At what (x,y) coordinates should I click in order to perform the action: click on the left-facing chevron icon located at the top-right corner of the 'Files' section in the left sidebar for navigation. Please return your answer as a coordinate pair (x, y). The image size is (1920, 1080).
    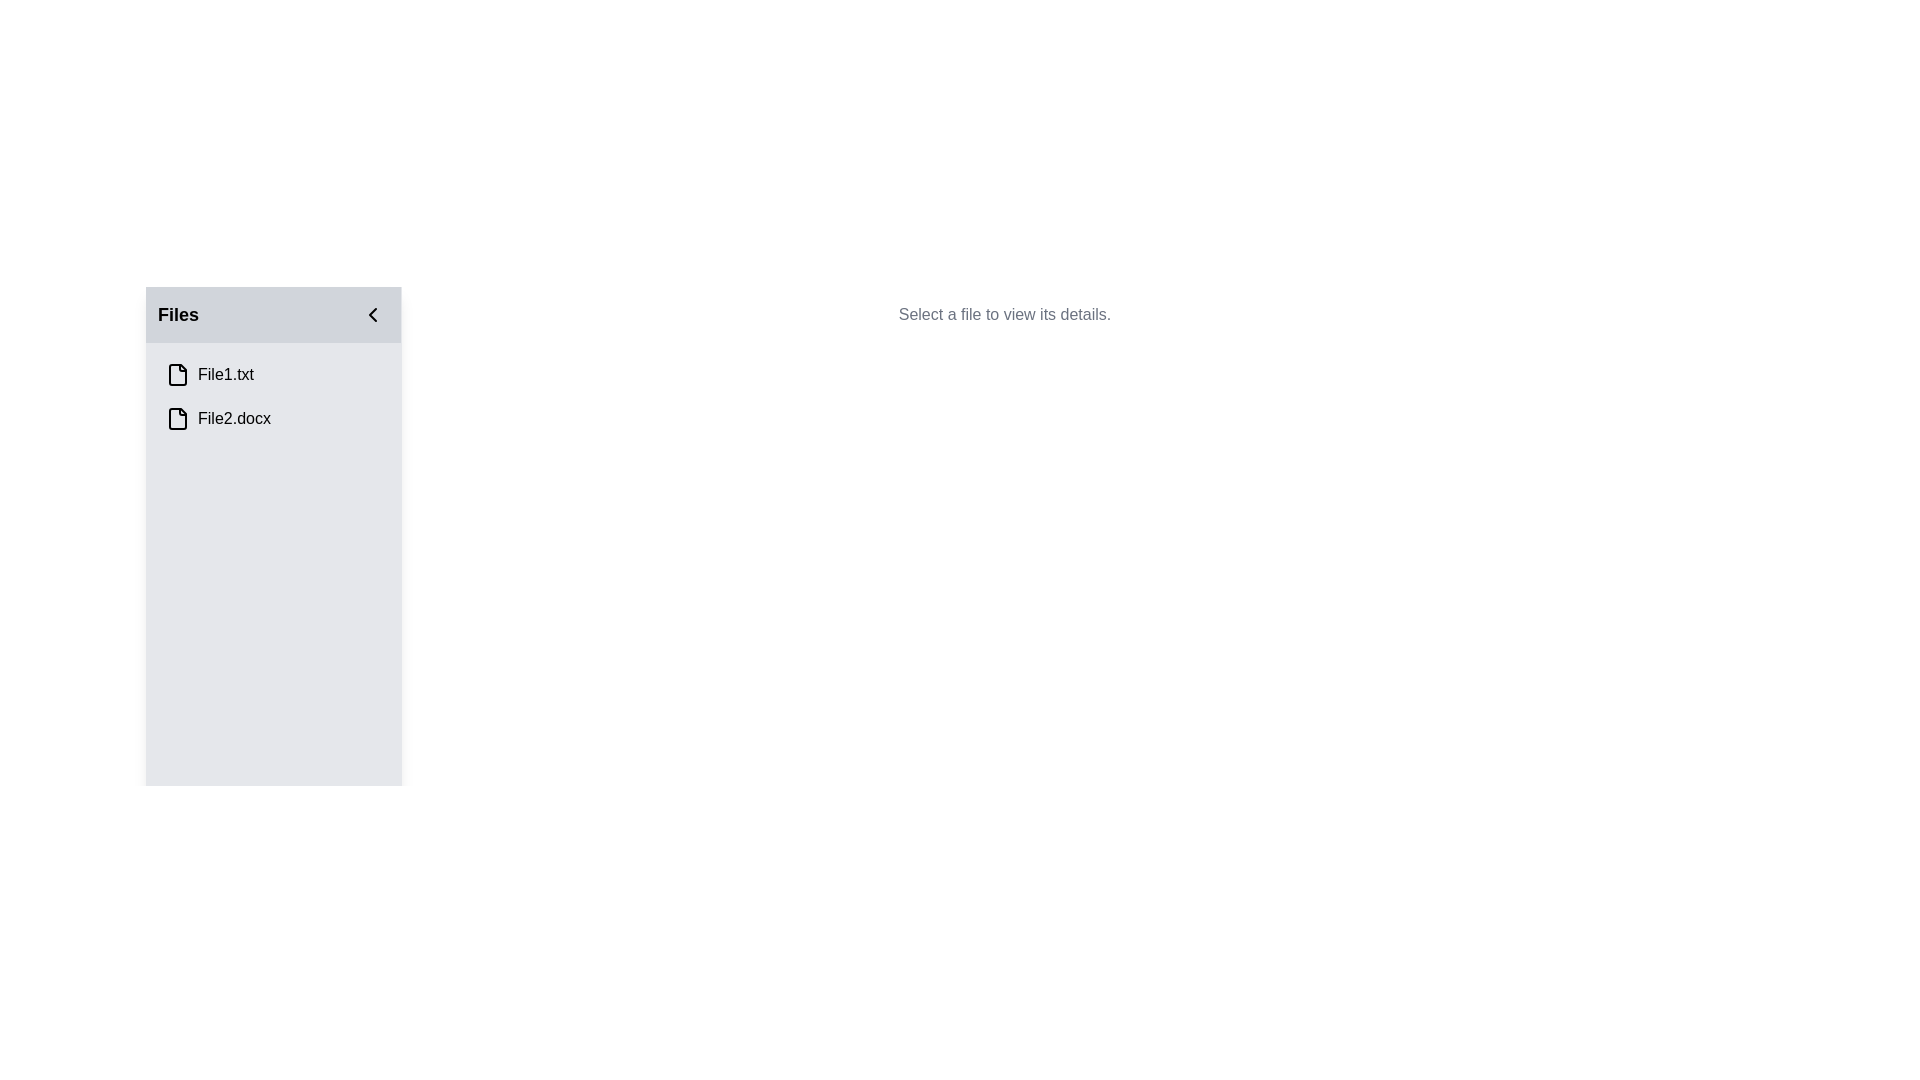
    Looking at the image, I should click on (373, 315).